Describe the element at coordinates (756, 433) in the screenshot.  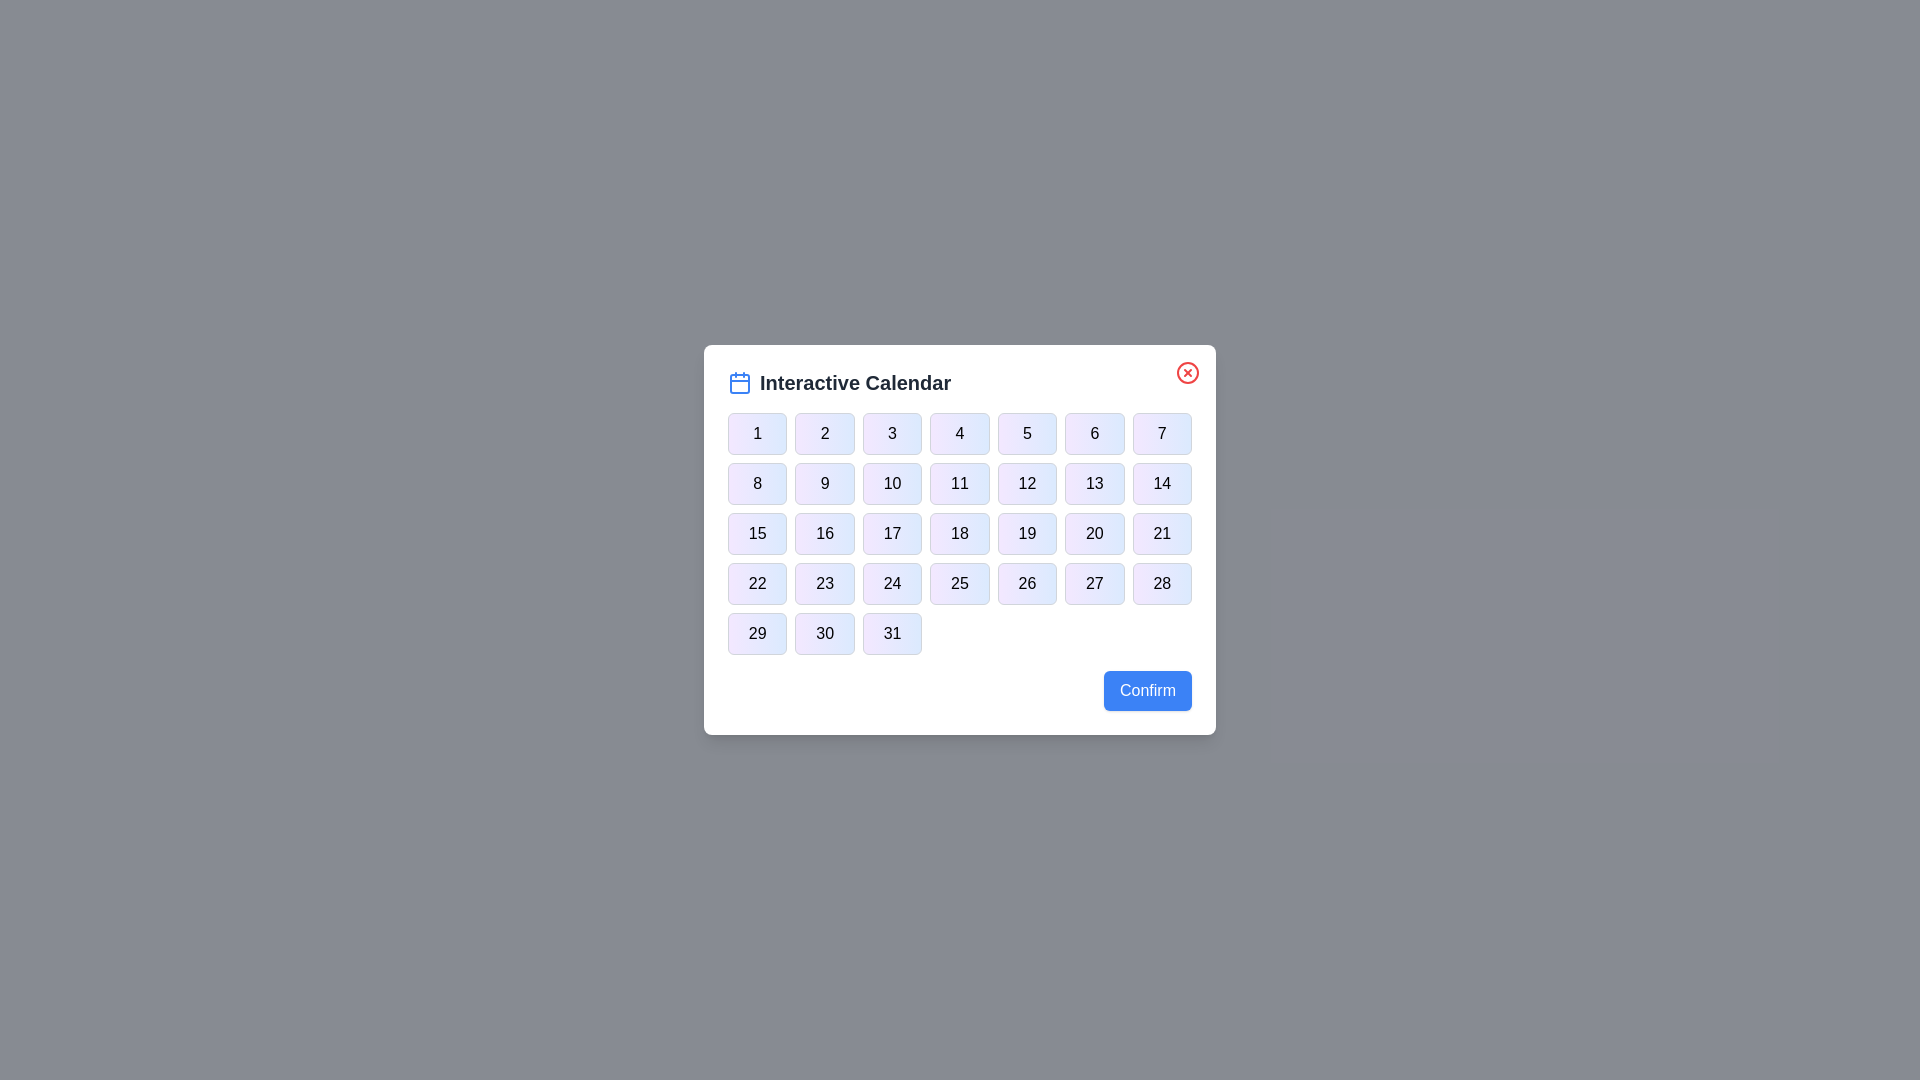
I see `the button corresponding to day 1 in the calendar` at that location.